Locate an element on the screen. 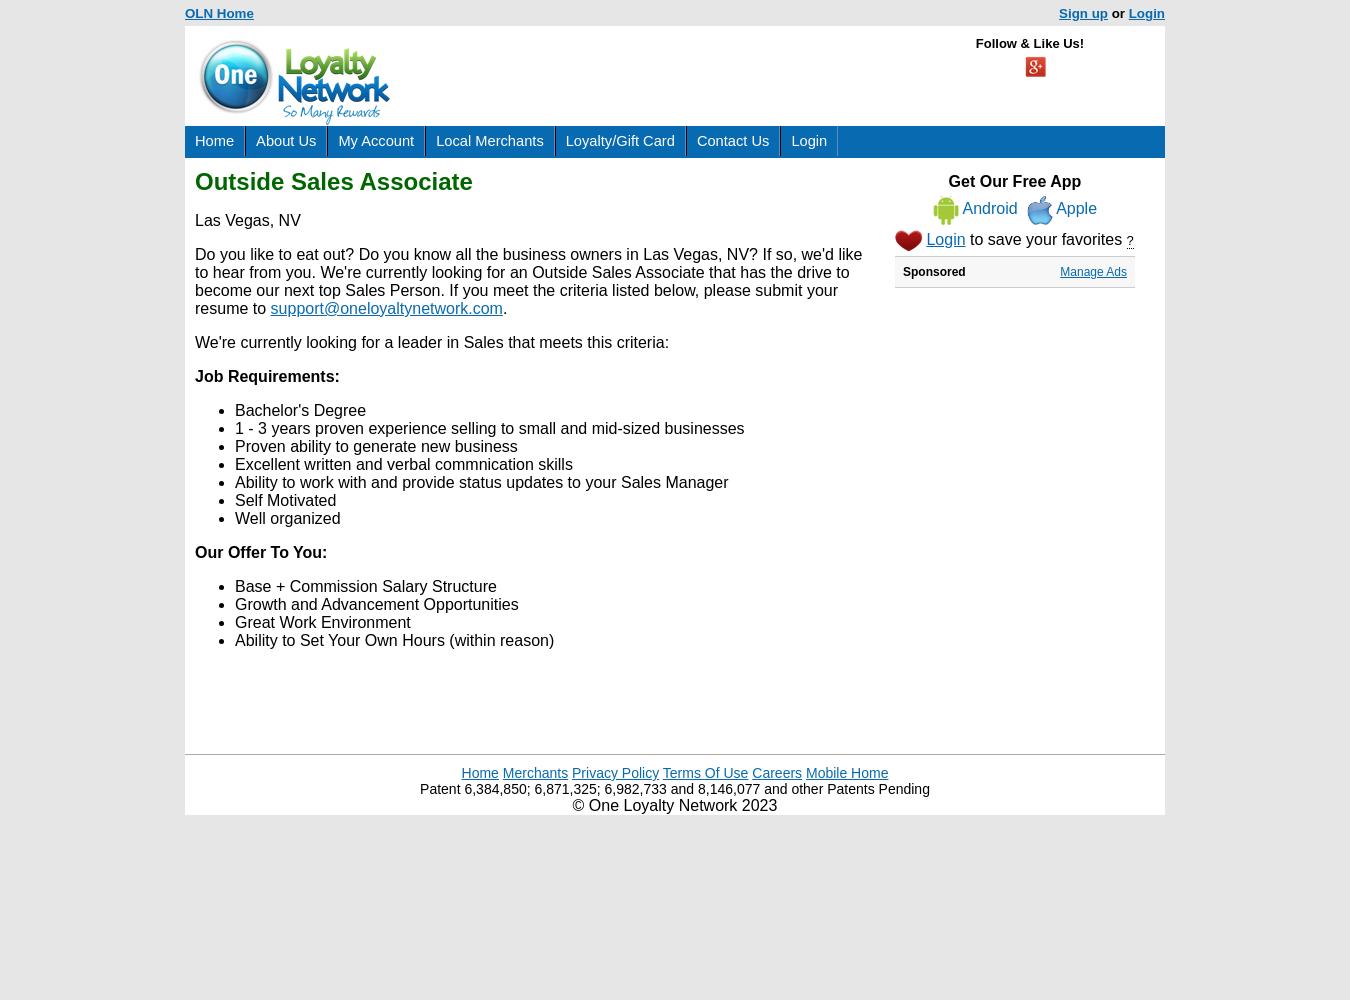 The width and height of the screenshot is (1350, 1000). 'Patent 6,384,850; 6,871,325; 6,982,733 and 8,146,077 and other Patents Pending' is located at coordinates (674, 789).